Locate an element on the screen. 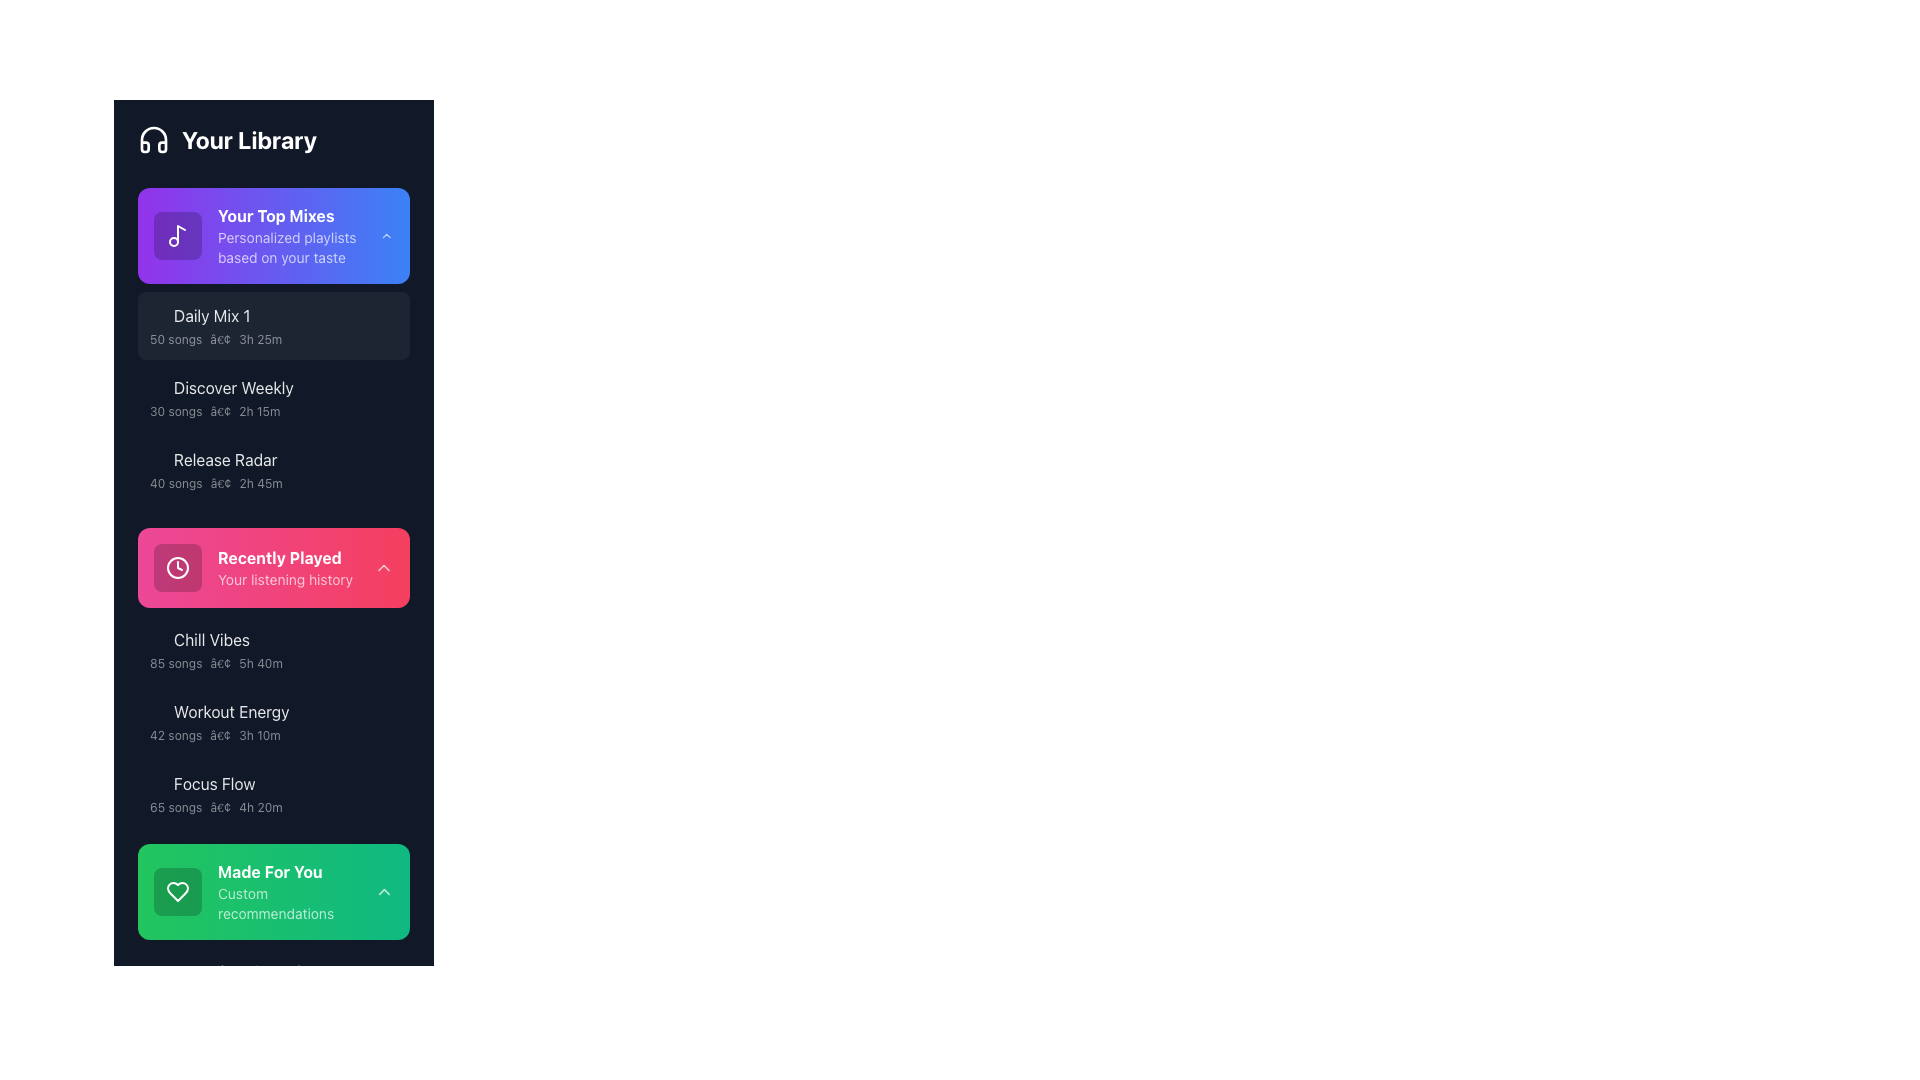  the downward-pointing chevron icon with a thin white stroke located at the right end of the 'Recently Played' section is located at coordinates (384, 567).